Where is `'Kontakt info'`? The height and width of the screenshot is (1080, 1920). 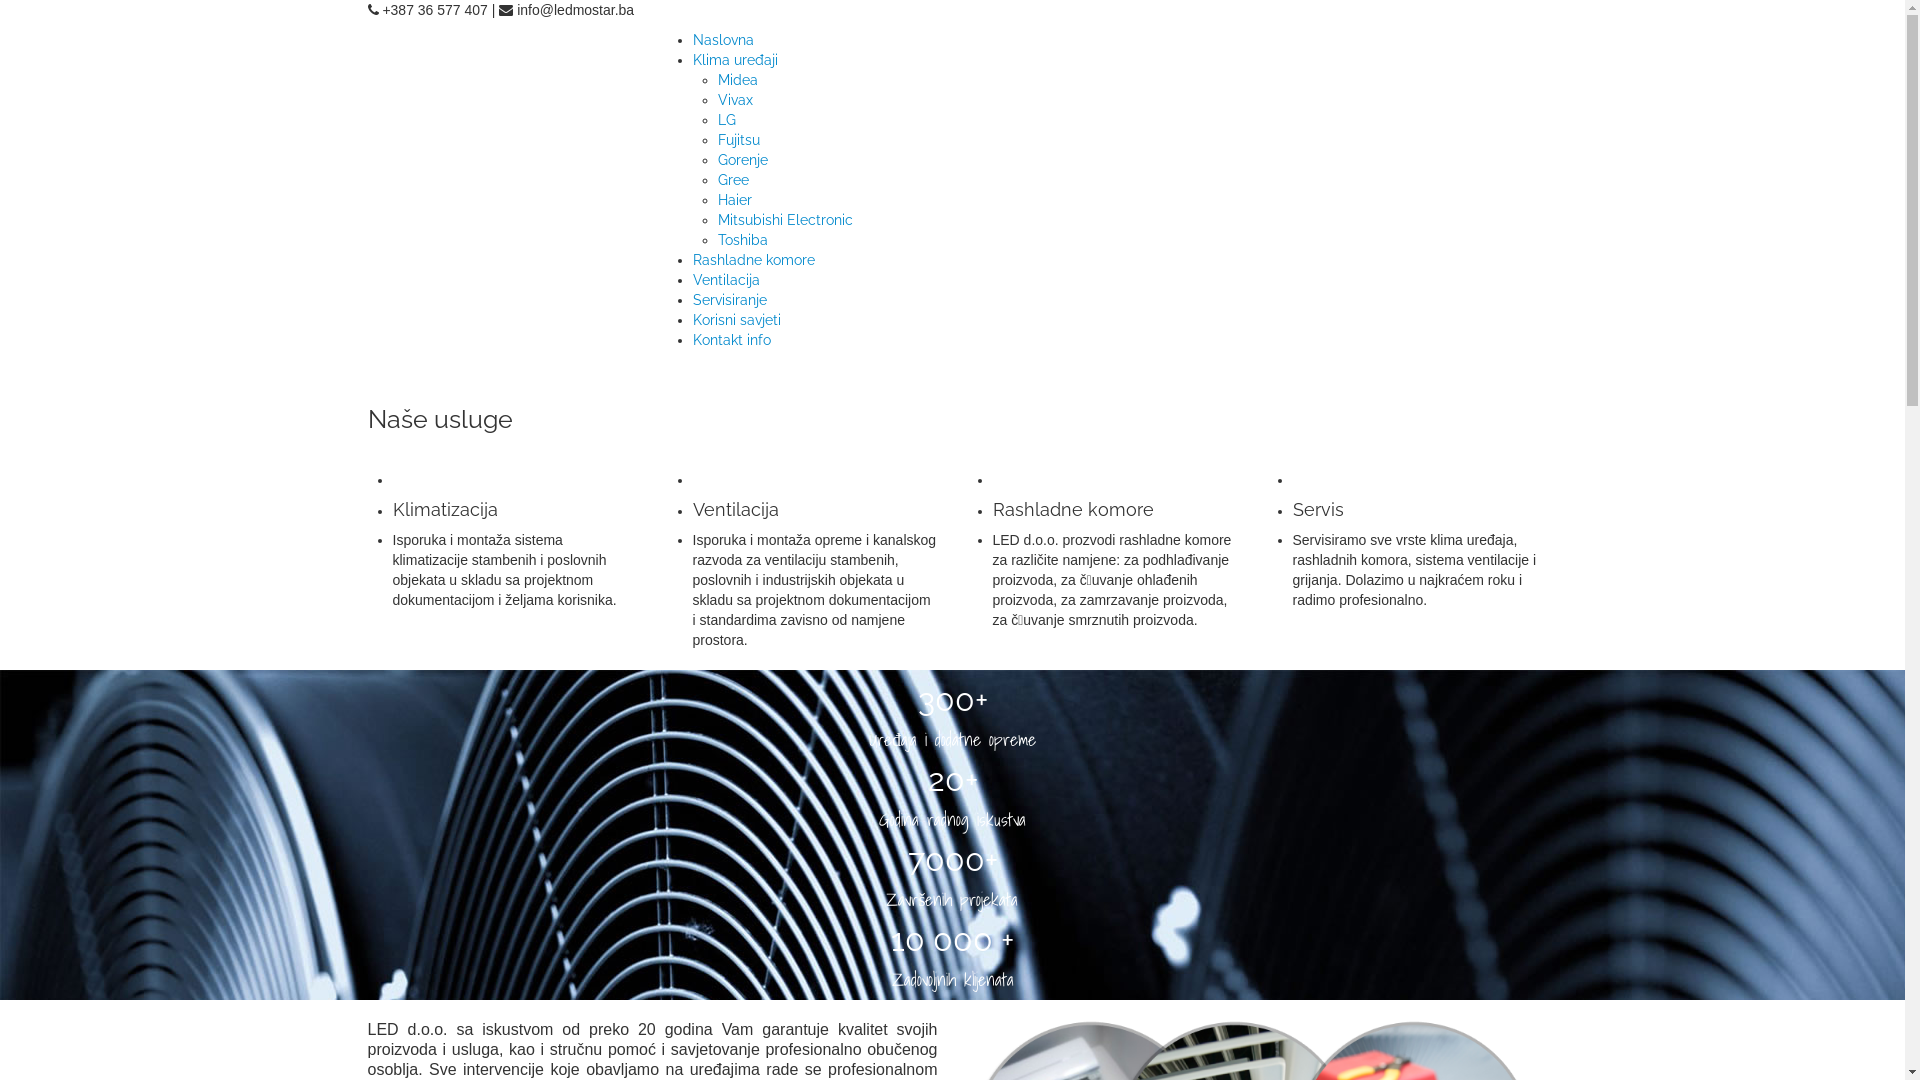 'Kontakt info' is located at coordinates (729, 338).